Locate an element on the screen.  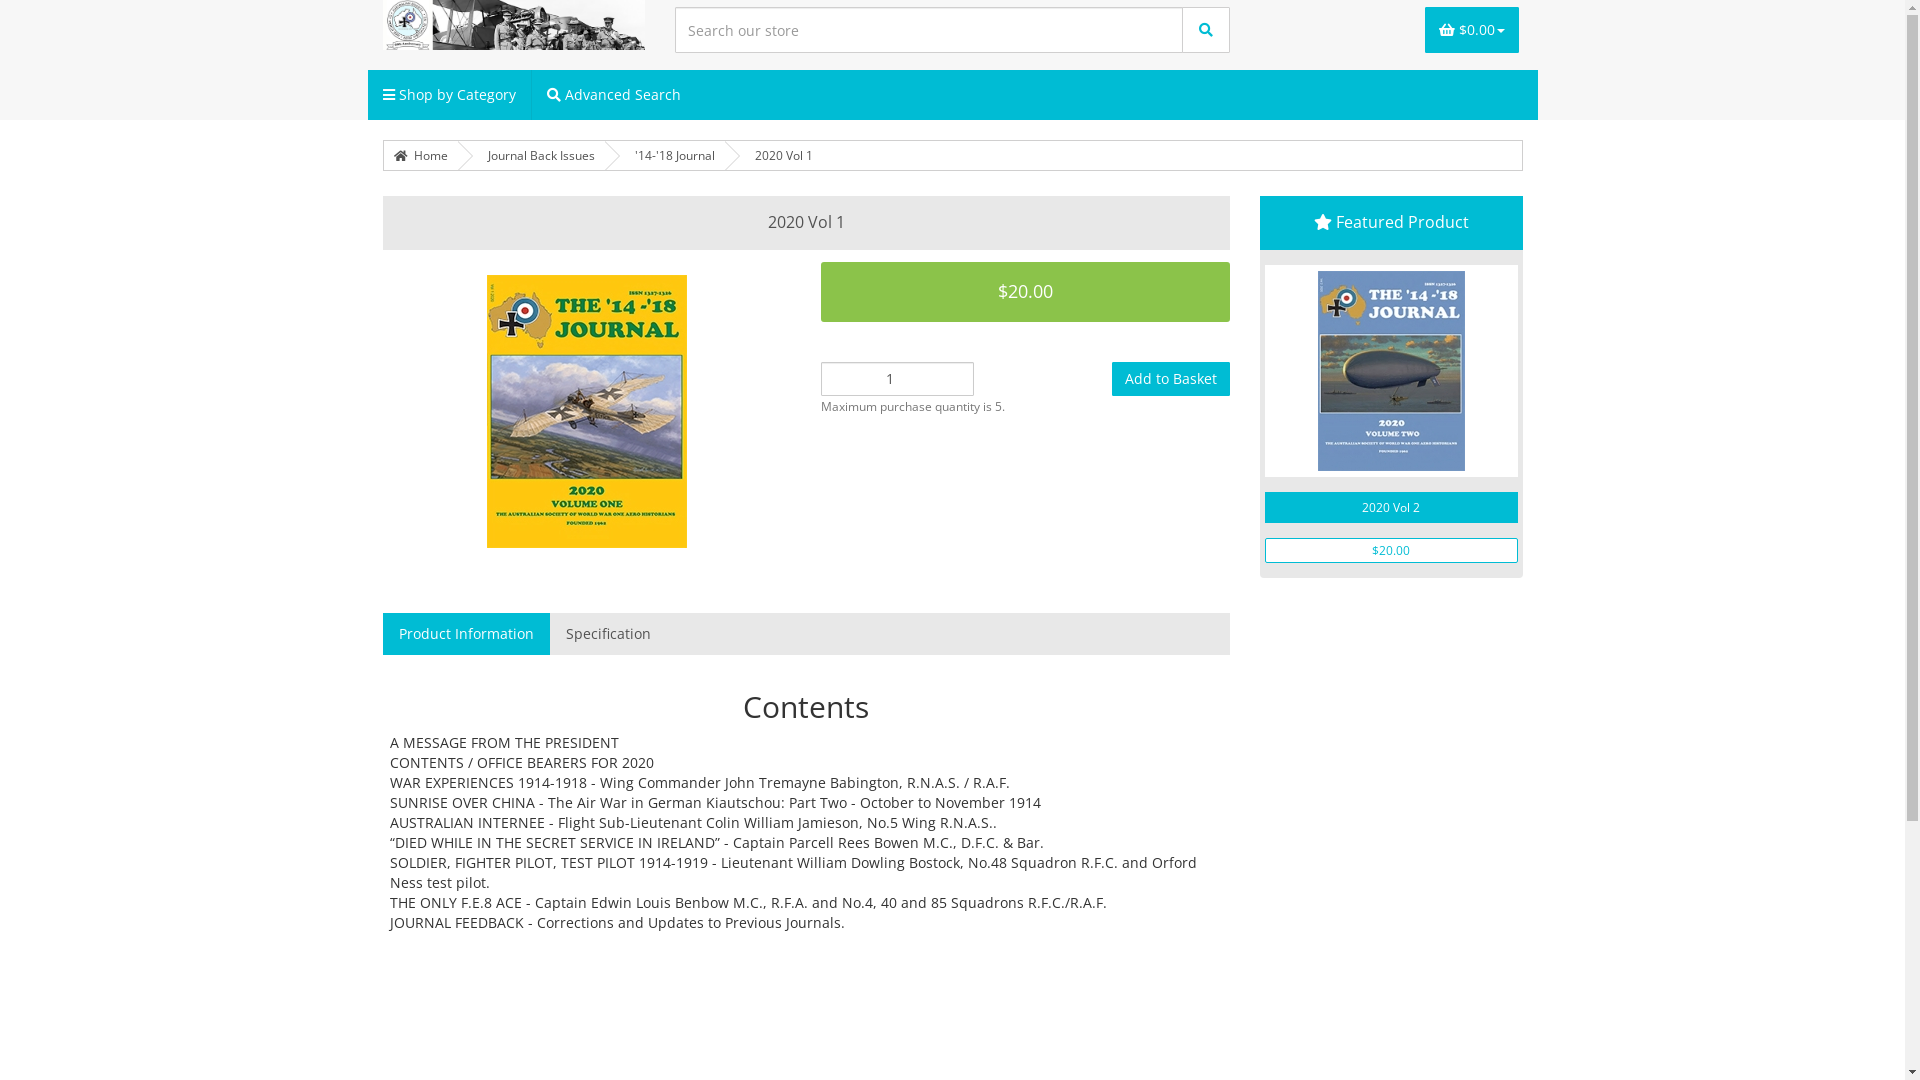
''14-'18 Journal' is located at coordinates (623, 154).